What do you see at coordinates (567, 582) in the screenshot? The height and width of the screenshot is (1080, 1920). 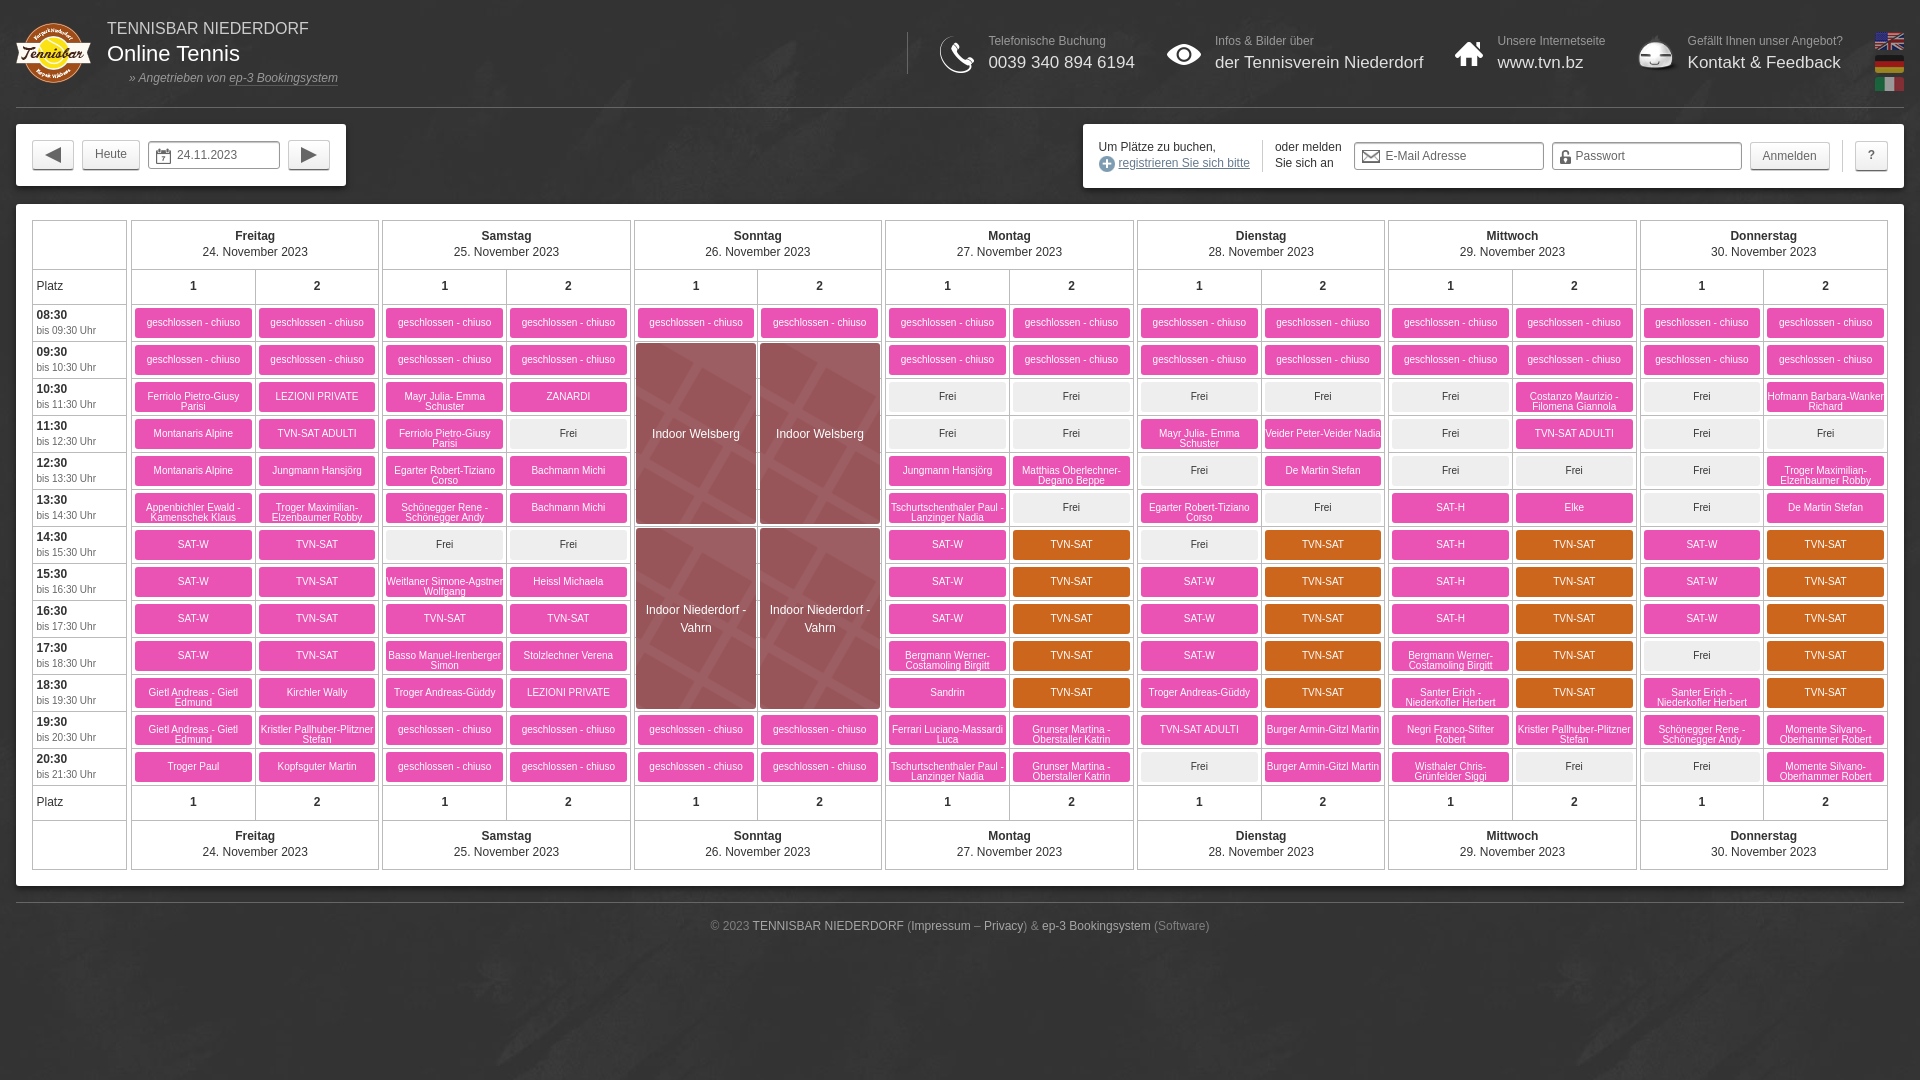 I see `'Heissl Michaela'` at bounding box center [567, 582].